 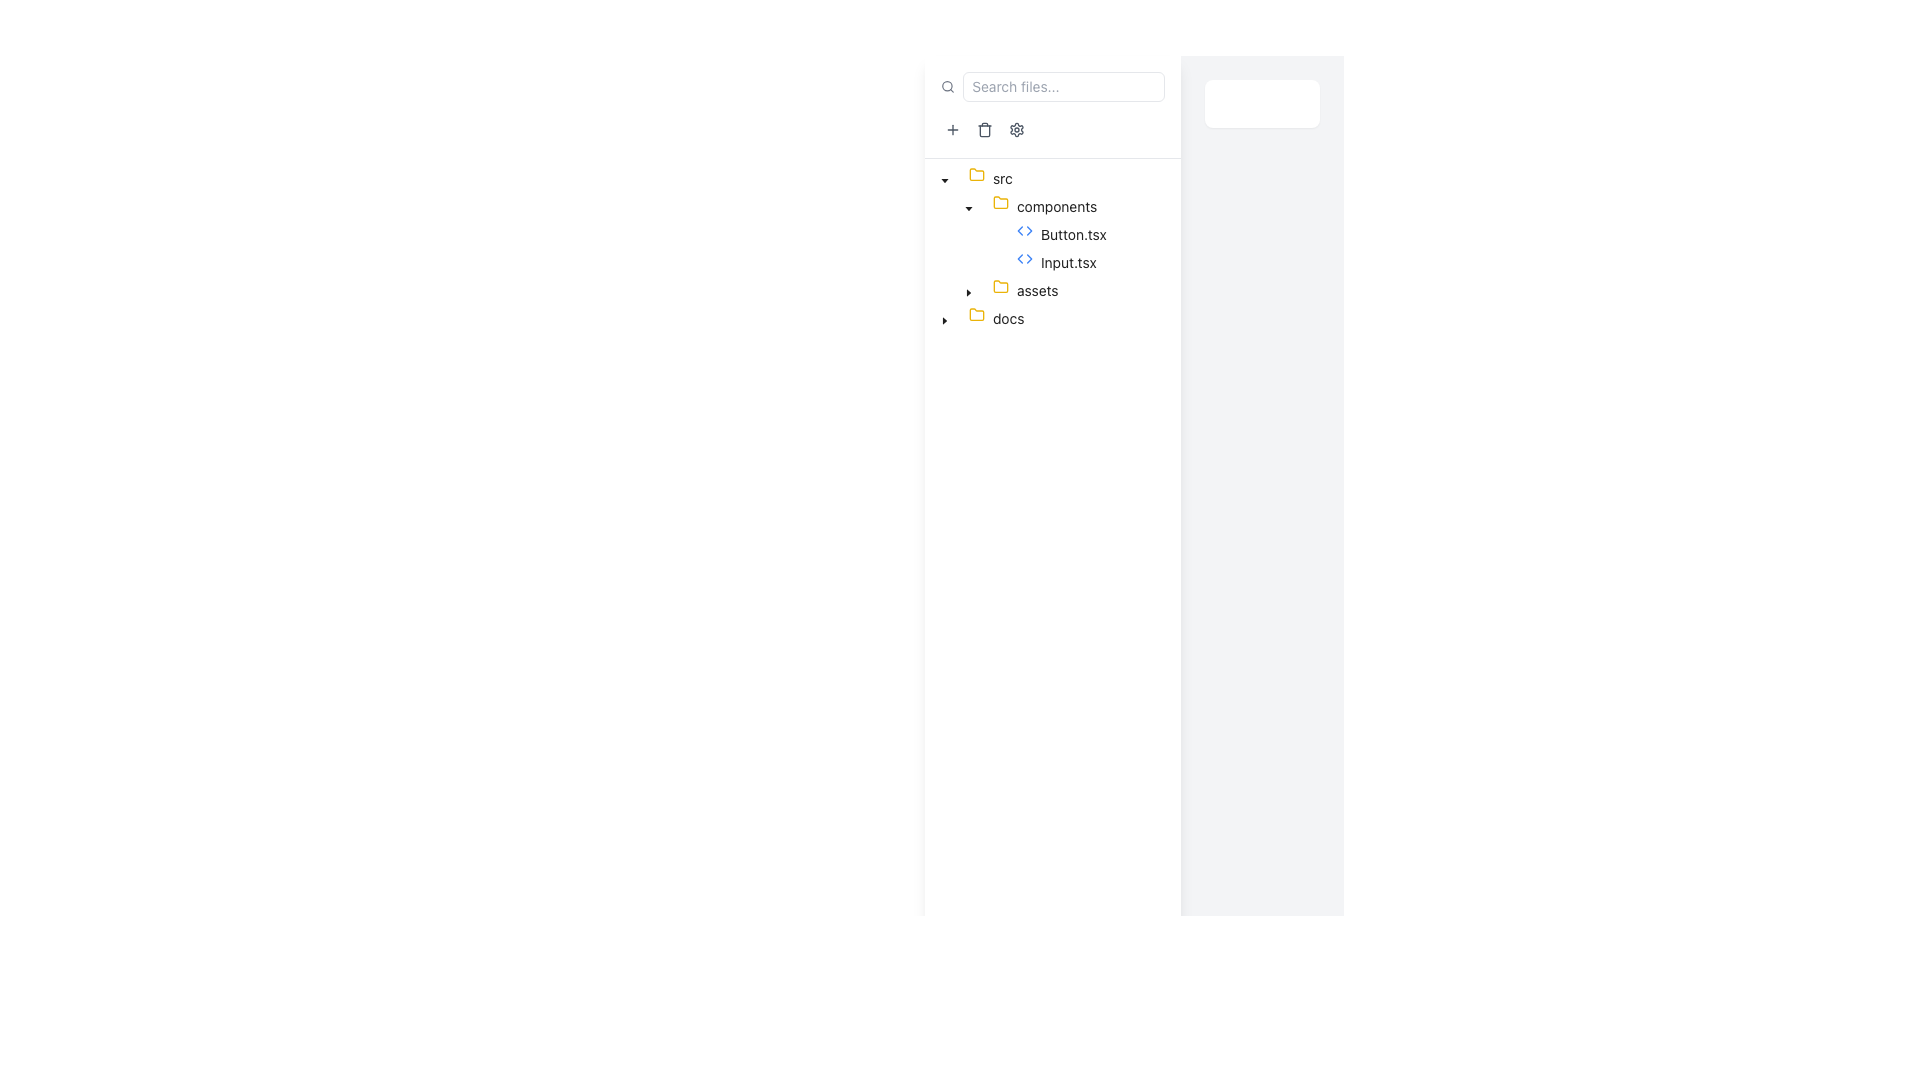 I want to click on the SVG folder icon with a yellow stroke, located adjacent to the 'components' text in the file tree under the 'src' directory, so click(x=1001, y=201).